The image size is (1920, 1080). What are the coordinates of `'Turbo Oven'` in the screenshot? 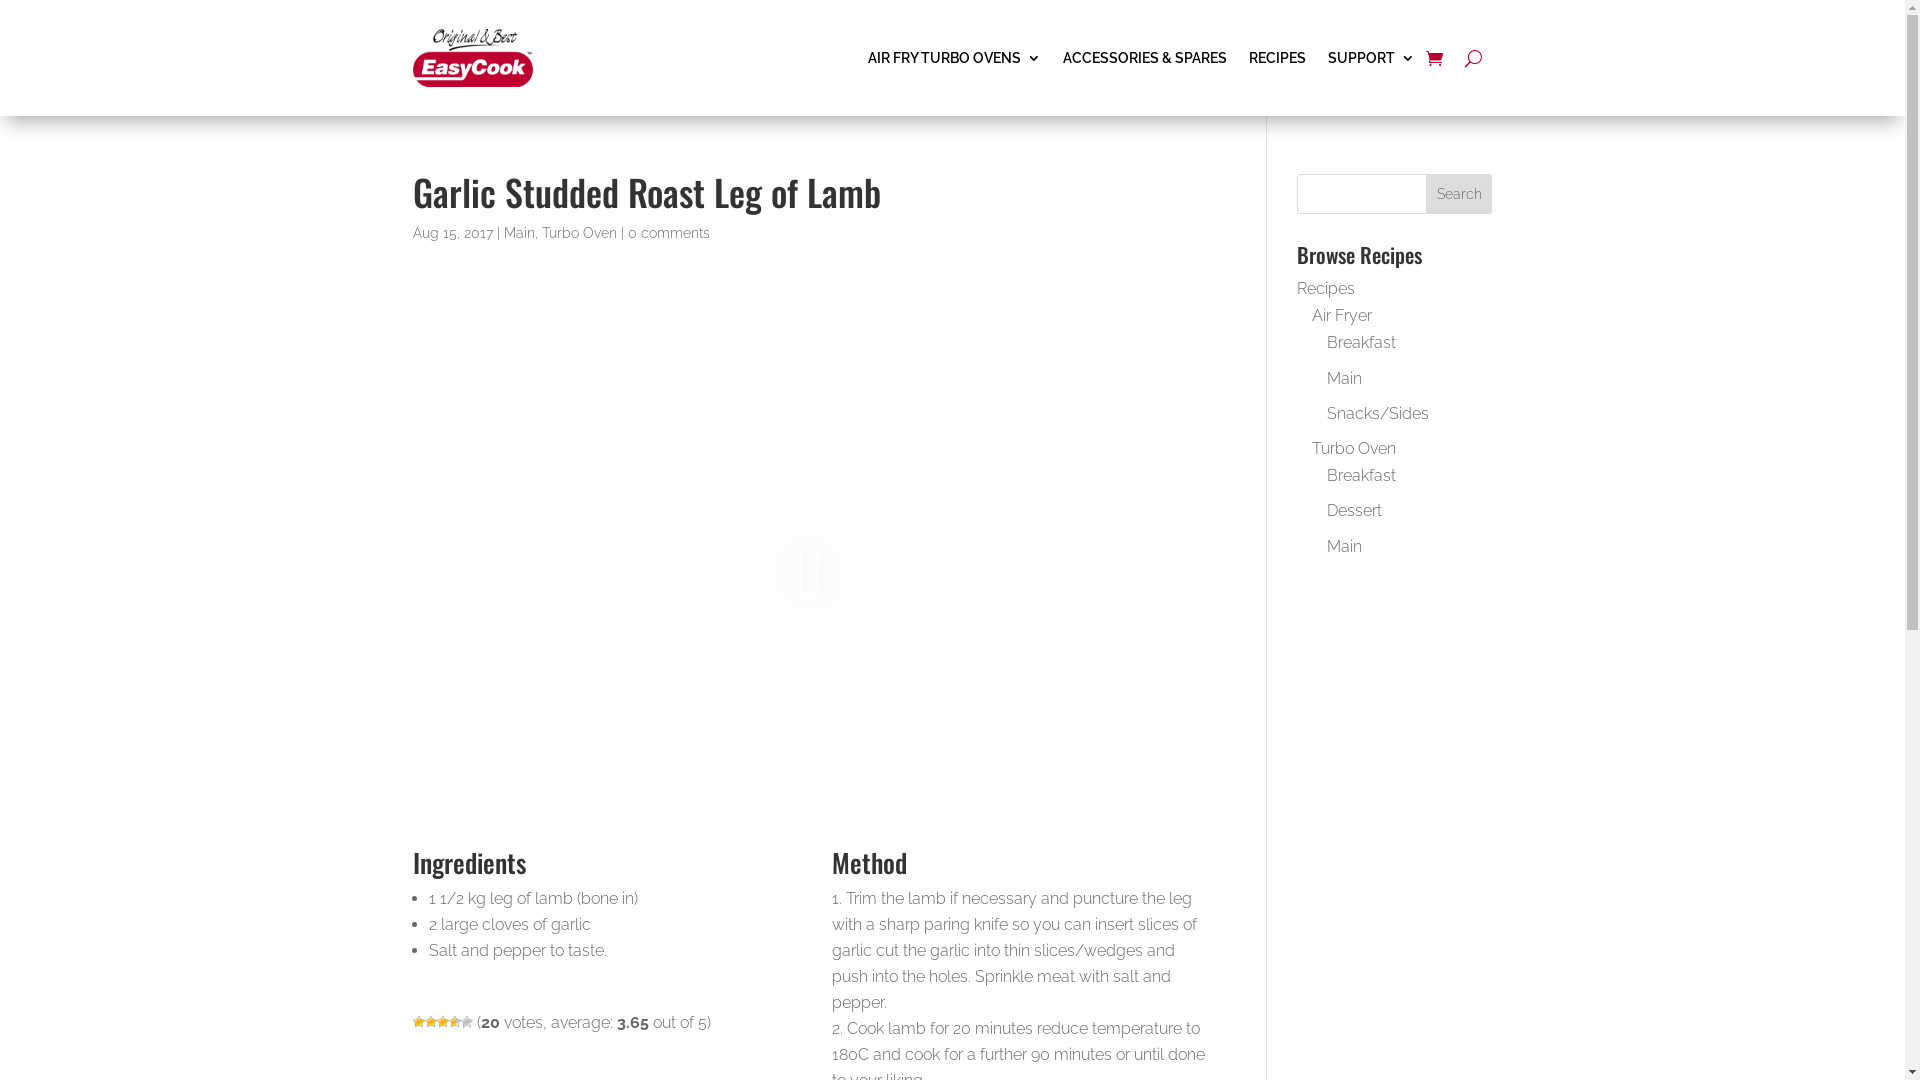 It's located at (1353, 447).